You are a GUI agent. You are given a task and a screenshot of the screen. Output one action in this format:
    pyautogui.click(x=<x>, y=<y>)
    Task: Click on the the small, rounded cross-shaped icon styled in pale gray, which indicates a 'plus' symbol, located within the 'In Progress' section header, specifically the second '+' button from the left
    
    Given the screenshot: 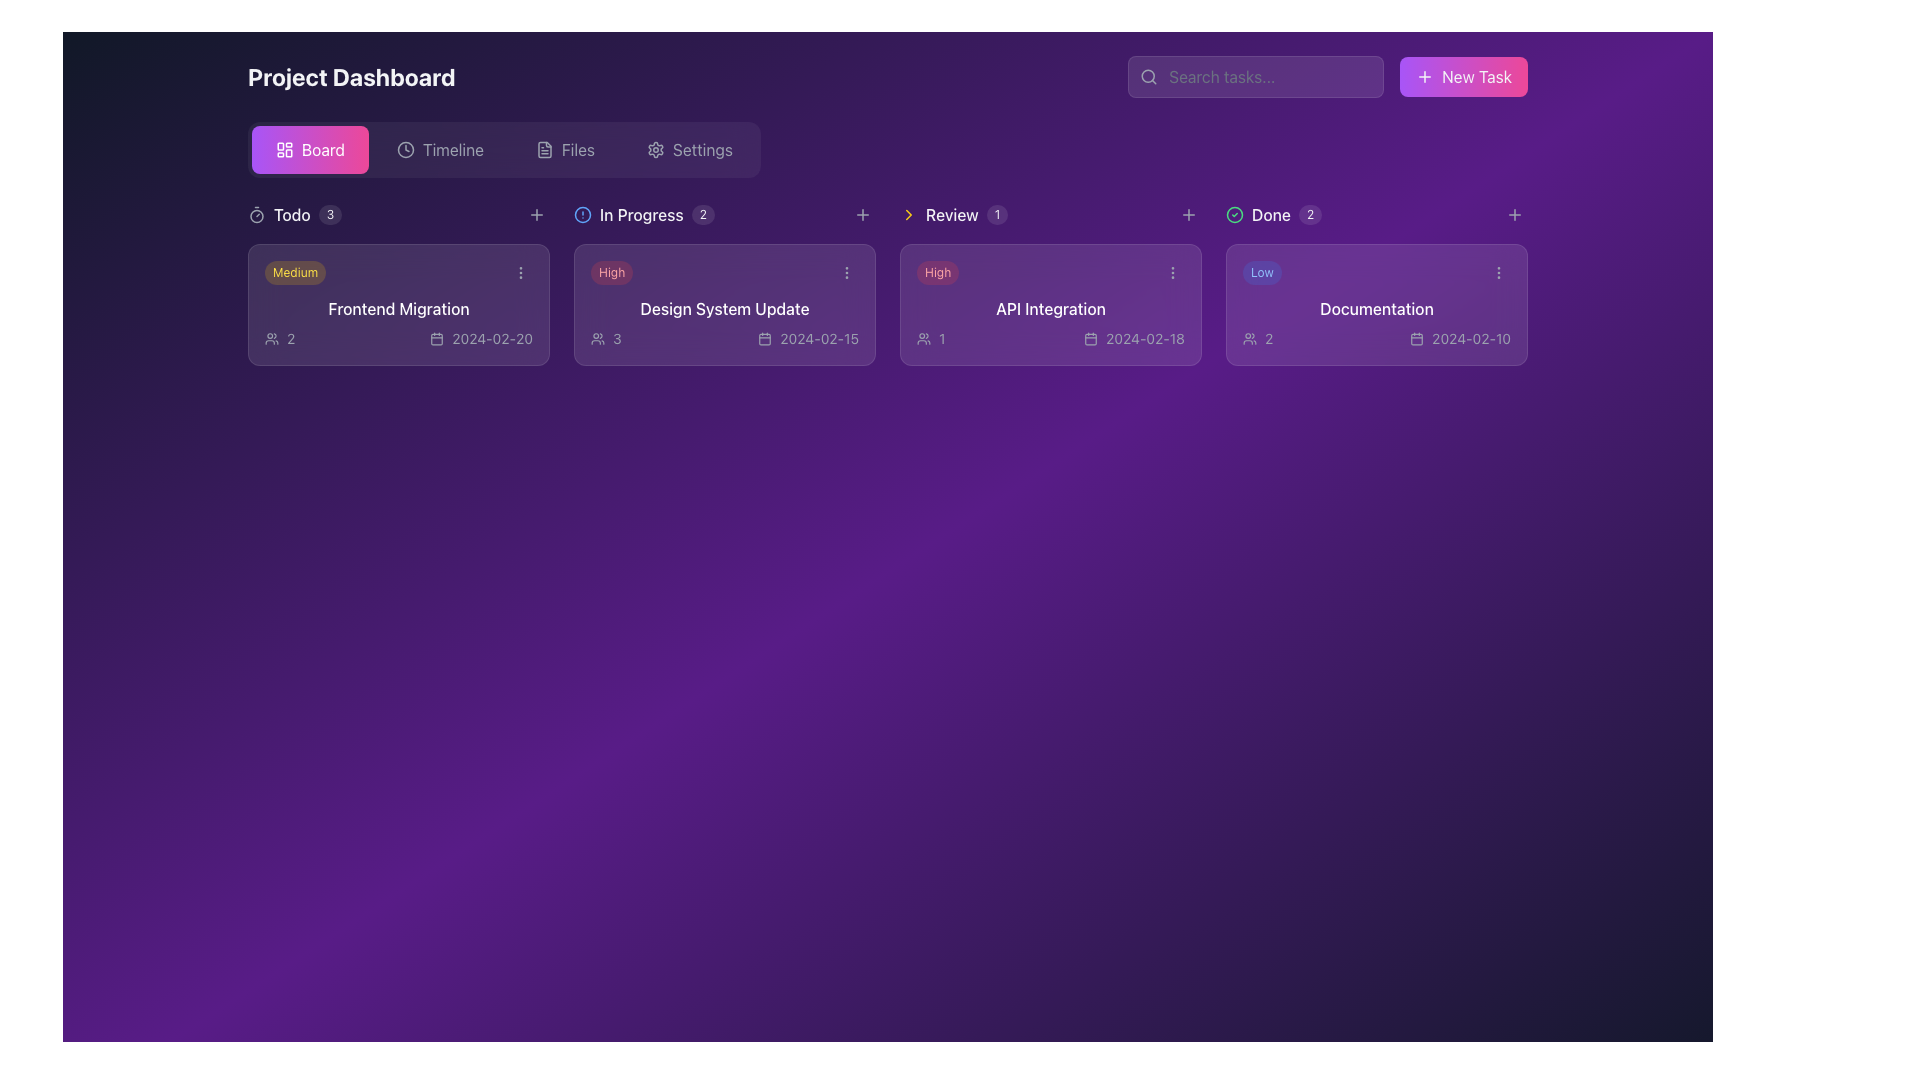 What is the action you would take?
    pyautogui.click(x=863, y=215)
    